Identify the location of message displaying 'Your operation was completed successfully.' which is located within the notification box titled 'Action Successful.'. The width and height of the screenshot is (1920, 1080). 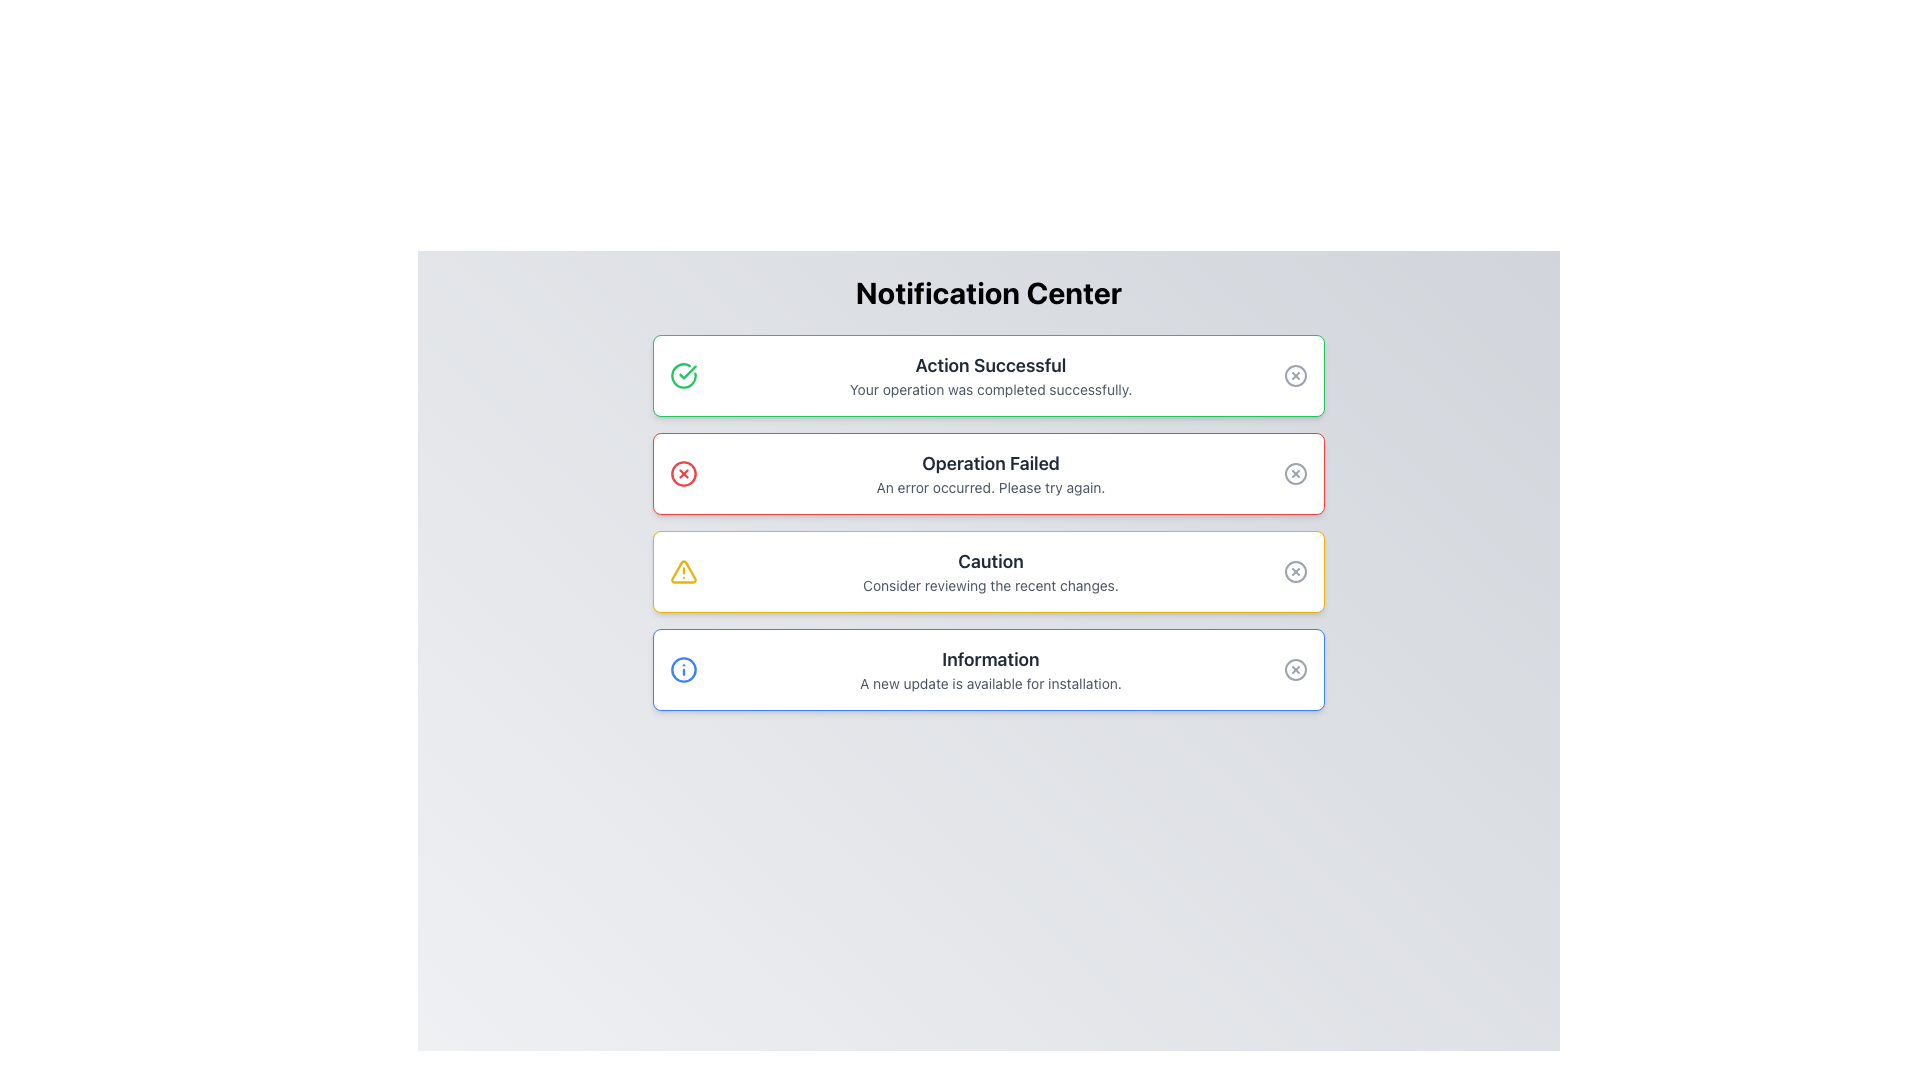
(990, 389).